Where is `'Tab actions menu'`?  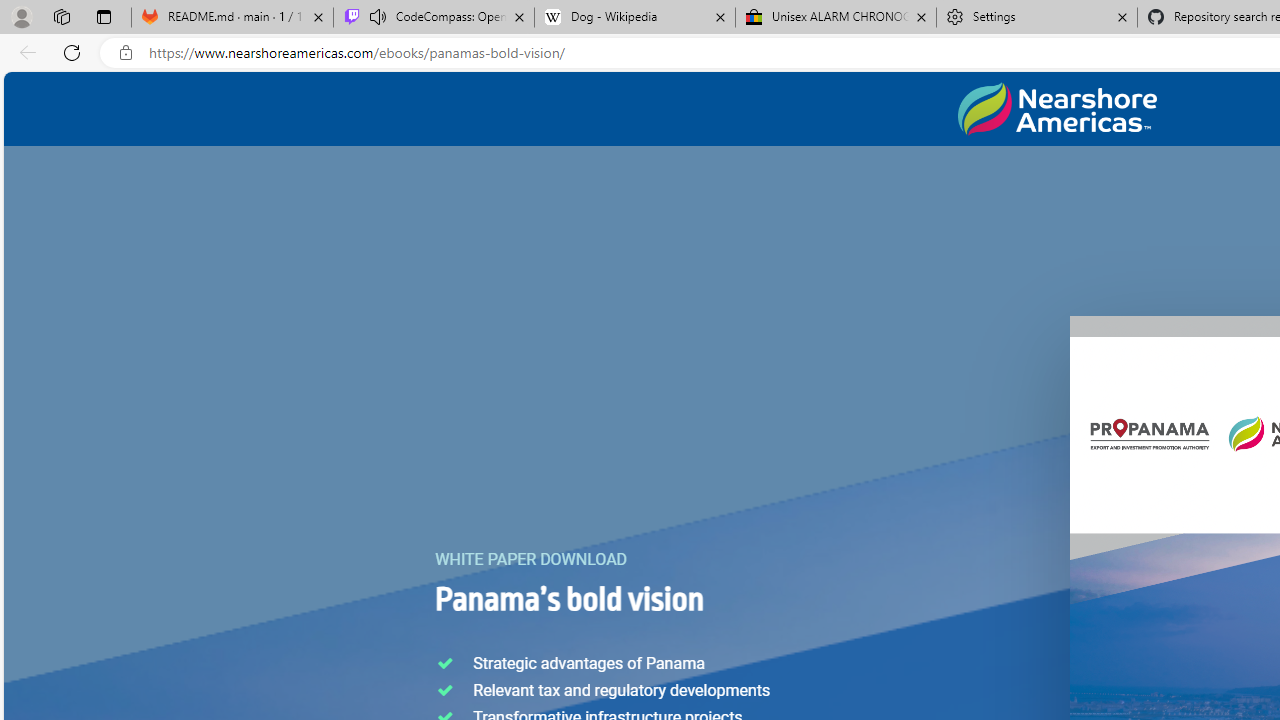 'Tab actions menu' is located at coordinates (103, 16).